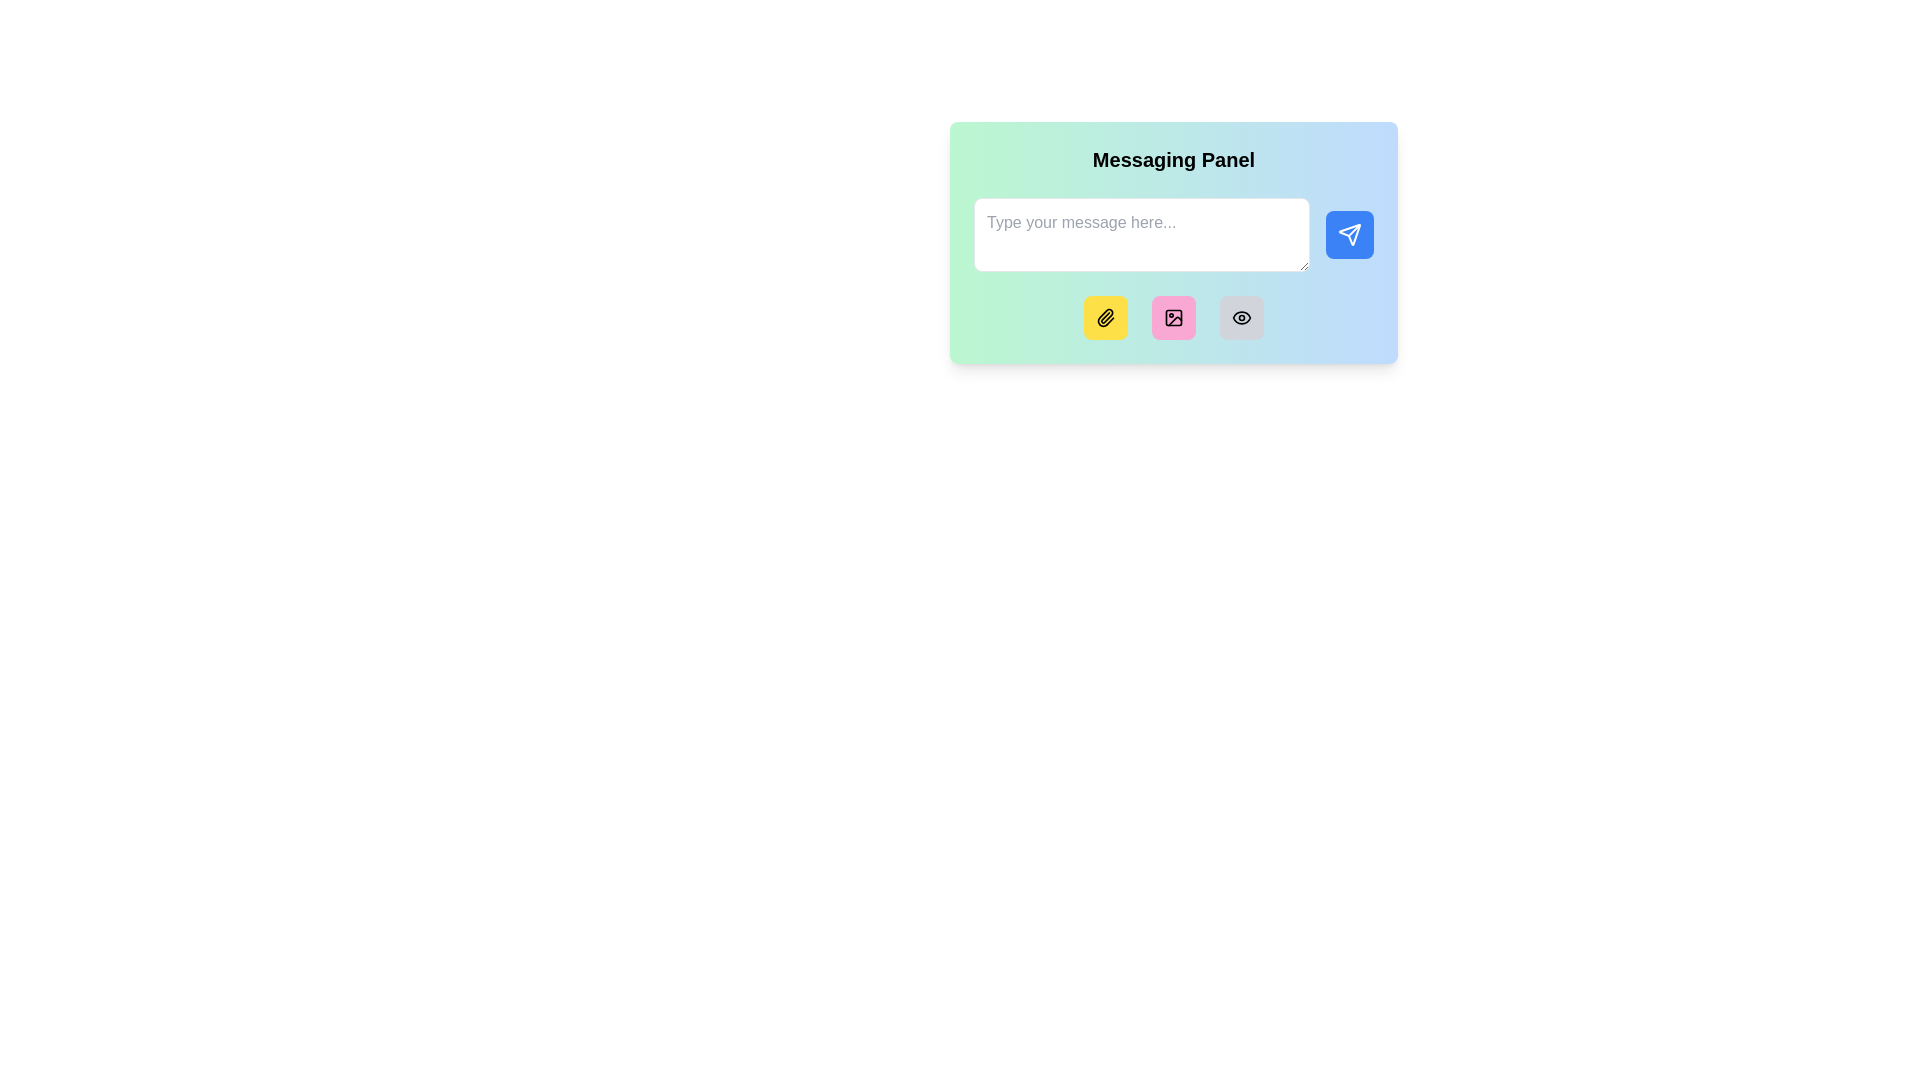 The height and width of the screenshot is (1080, 1920). I want to click on the visibility toggle button located as the last button in a horizontal row of three buttons beneath a text input field, positioned to the right of a pink button with an image icon, so click(1241, 316).